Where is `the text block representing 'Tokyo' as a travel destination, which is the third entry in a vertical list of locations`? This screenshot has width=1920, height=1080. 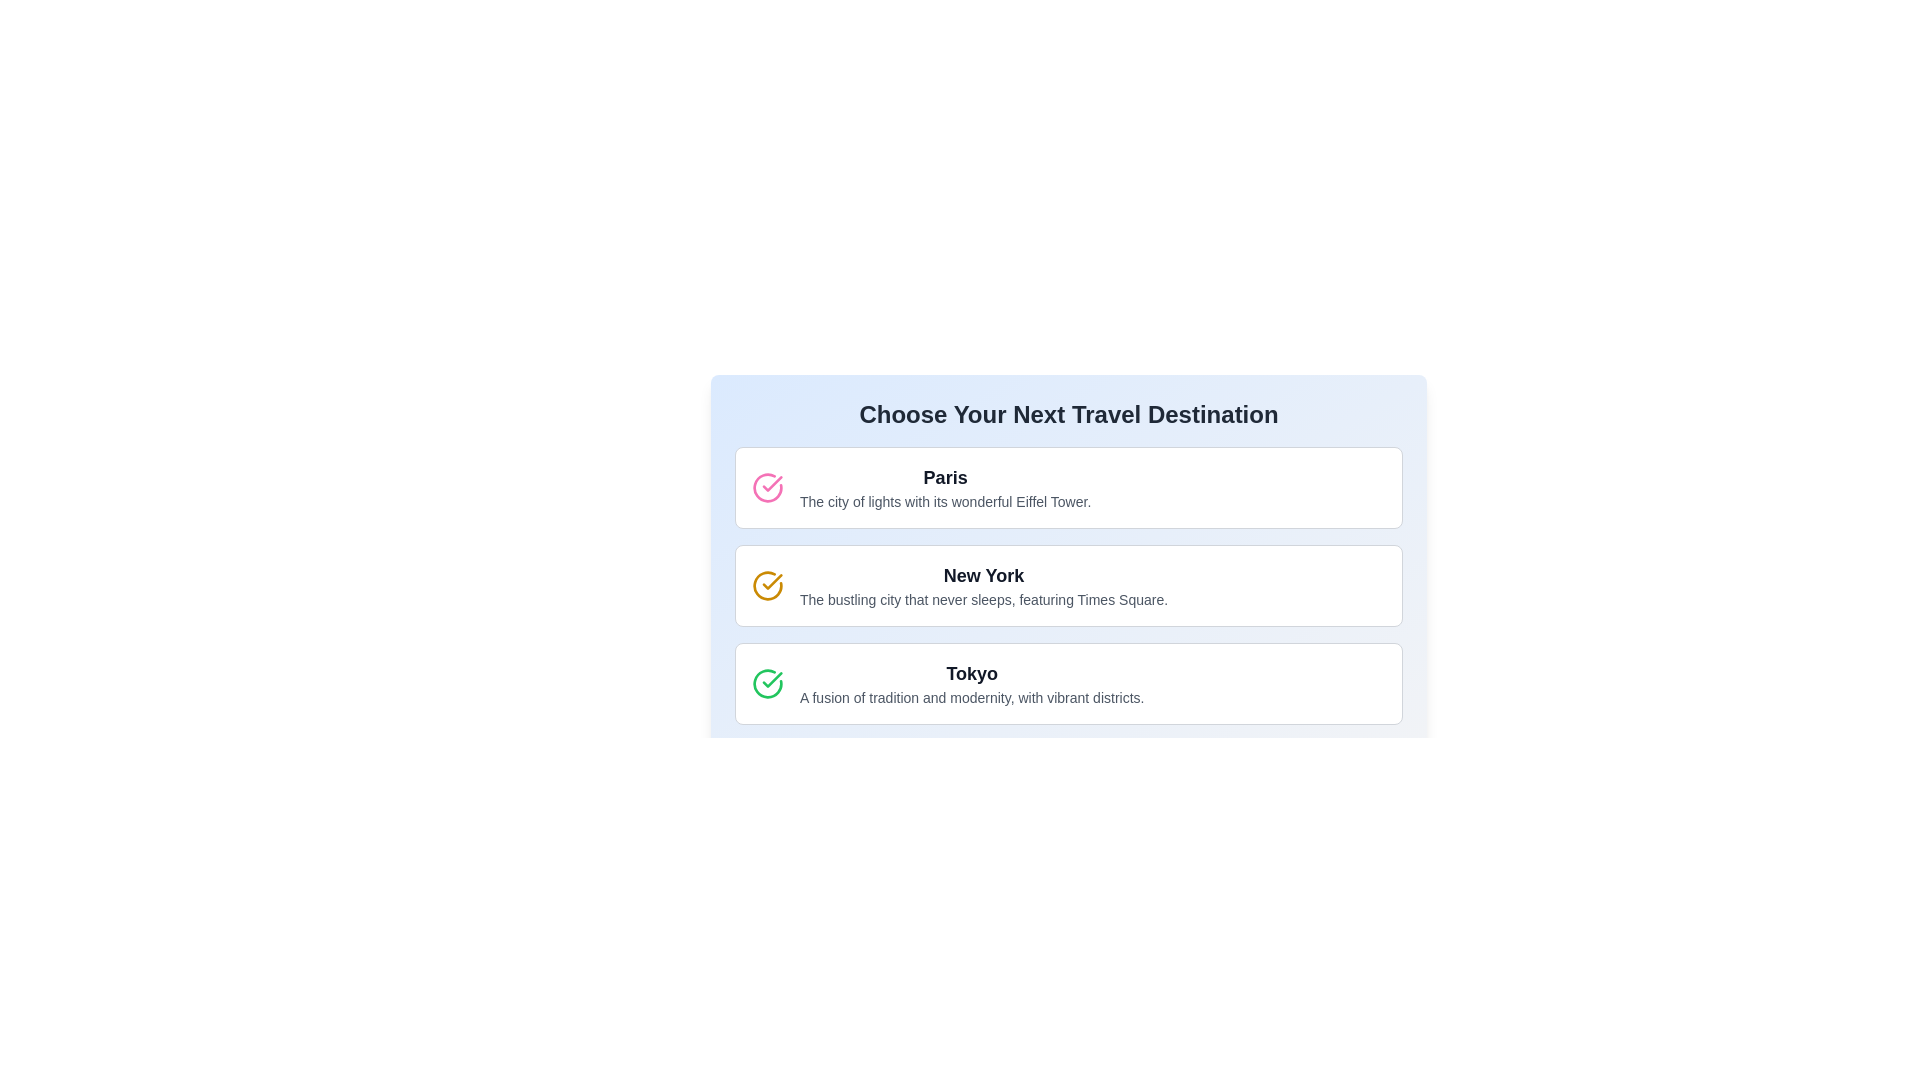
the text block representing 'Tokyo' as a travel destination, which is the third entry in a vertical list of locations is located at coordinates (972, 682).